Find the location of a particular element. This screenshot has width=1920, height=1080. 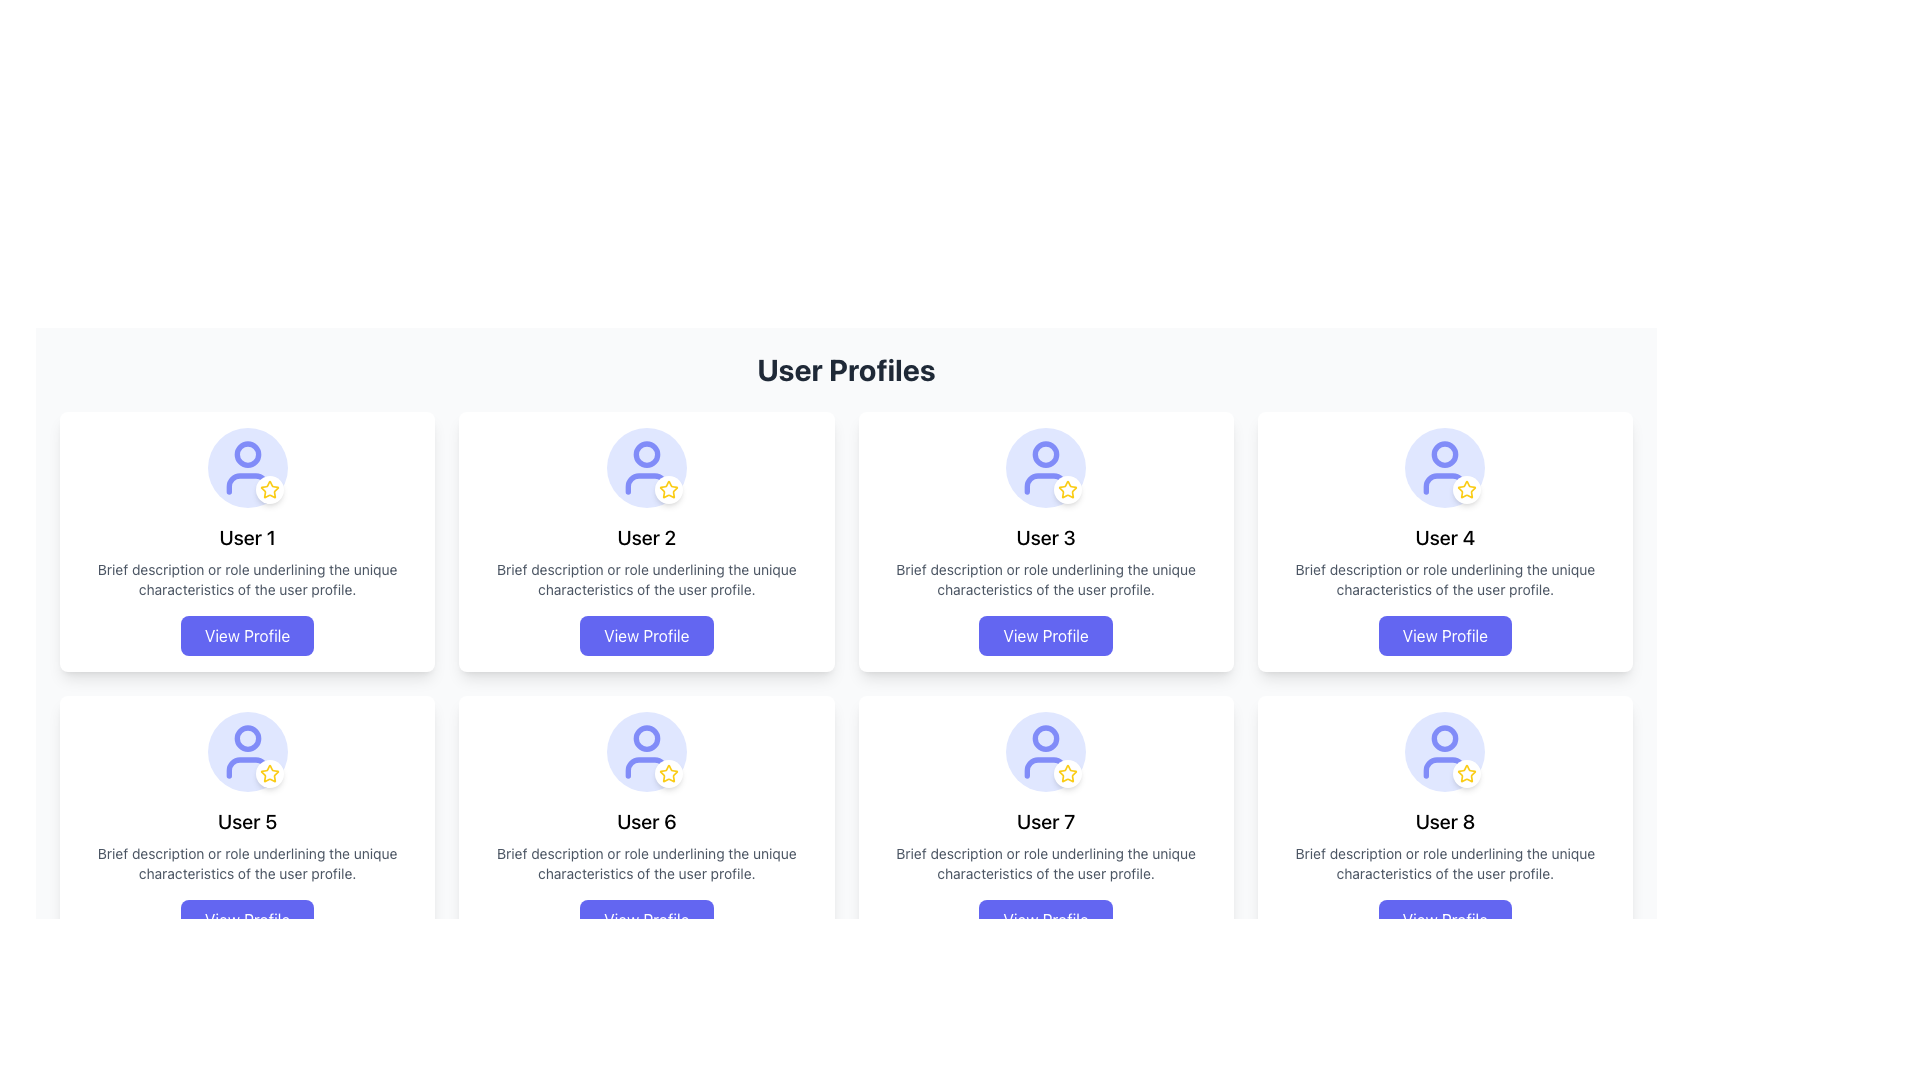

the top circular user icon with a badge located in the card labeled 'User 4' in the grid at the fourth position in the first row is located at coordinates (1445, 467).